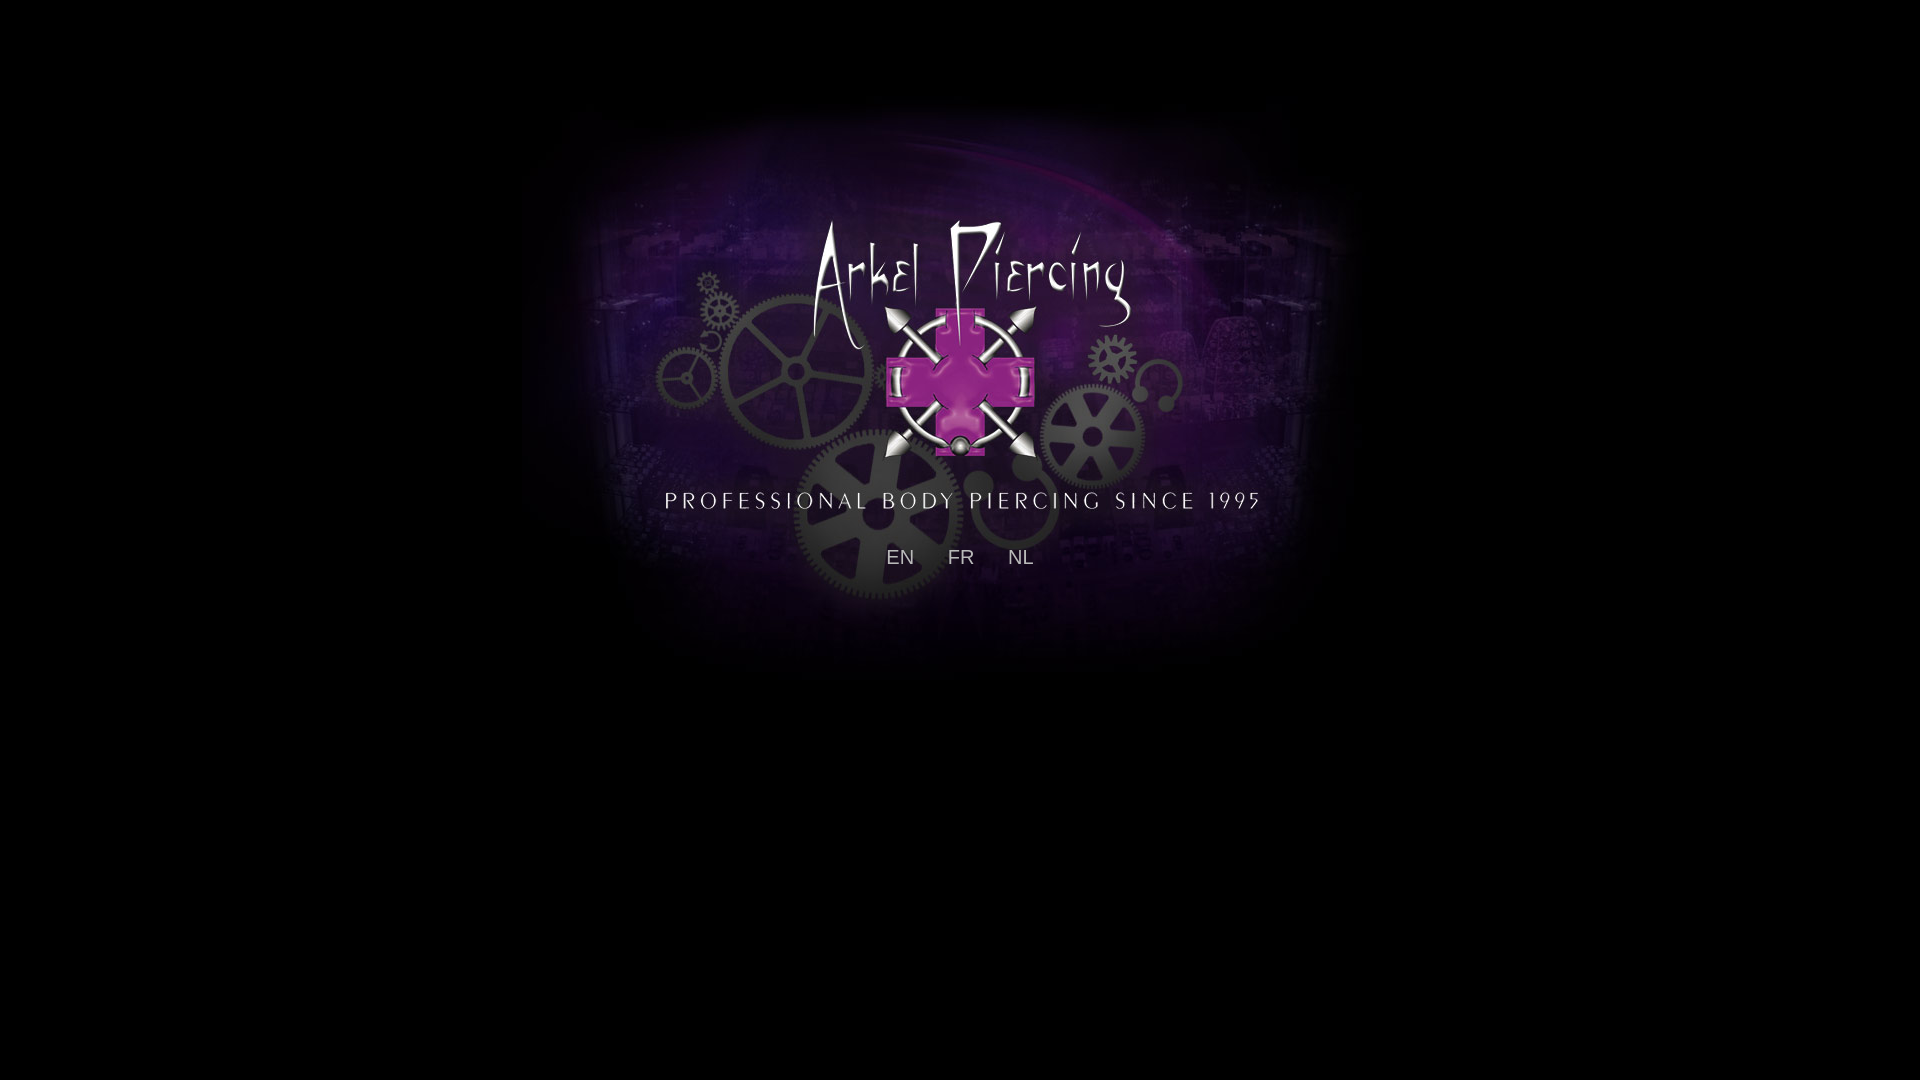 This screenshot has height=1080, width=1920. Describe the element at coordinates (1008, 556) in the screenshot. I see `'NL'` at that location.